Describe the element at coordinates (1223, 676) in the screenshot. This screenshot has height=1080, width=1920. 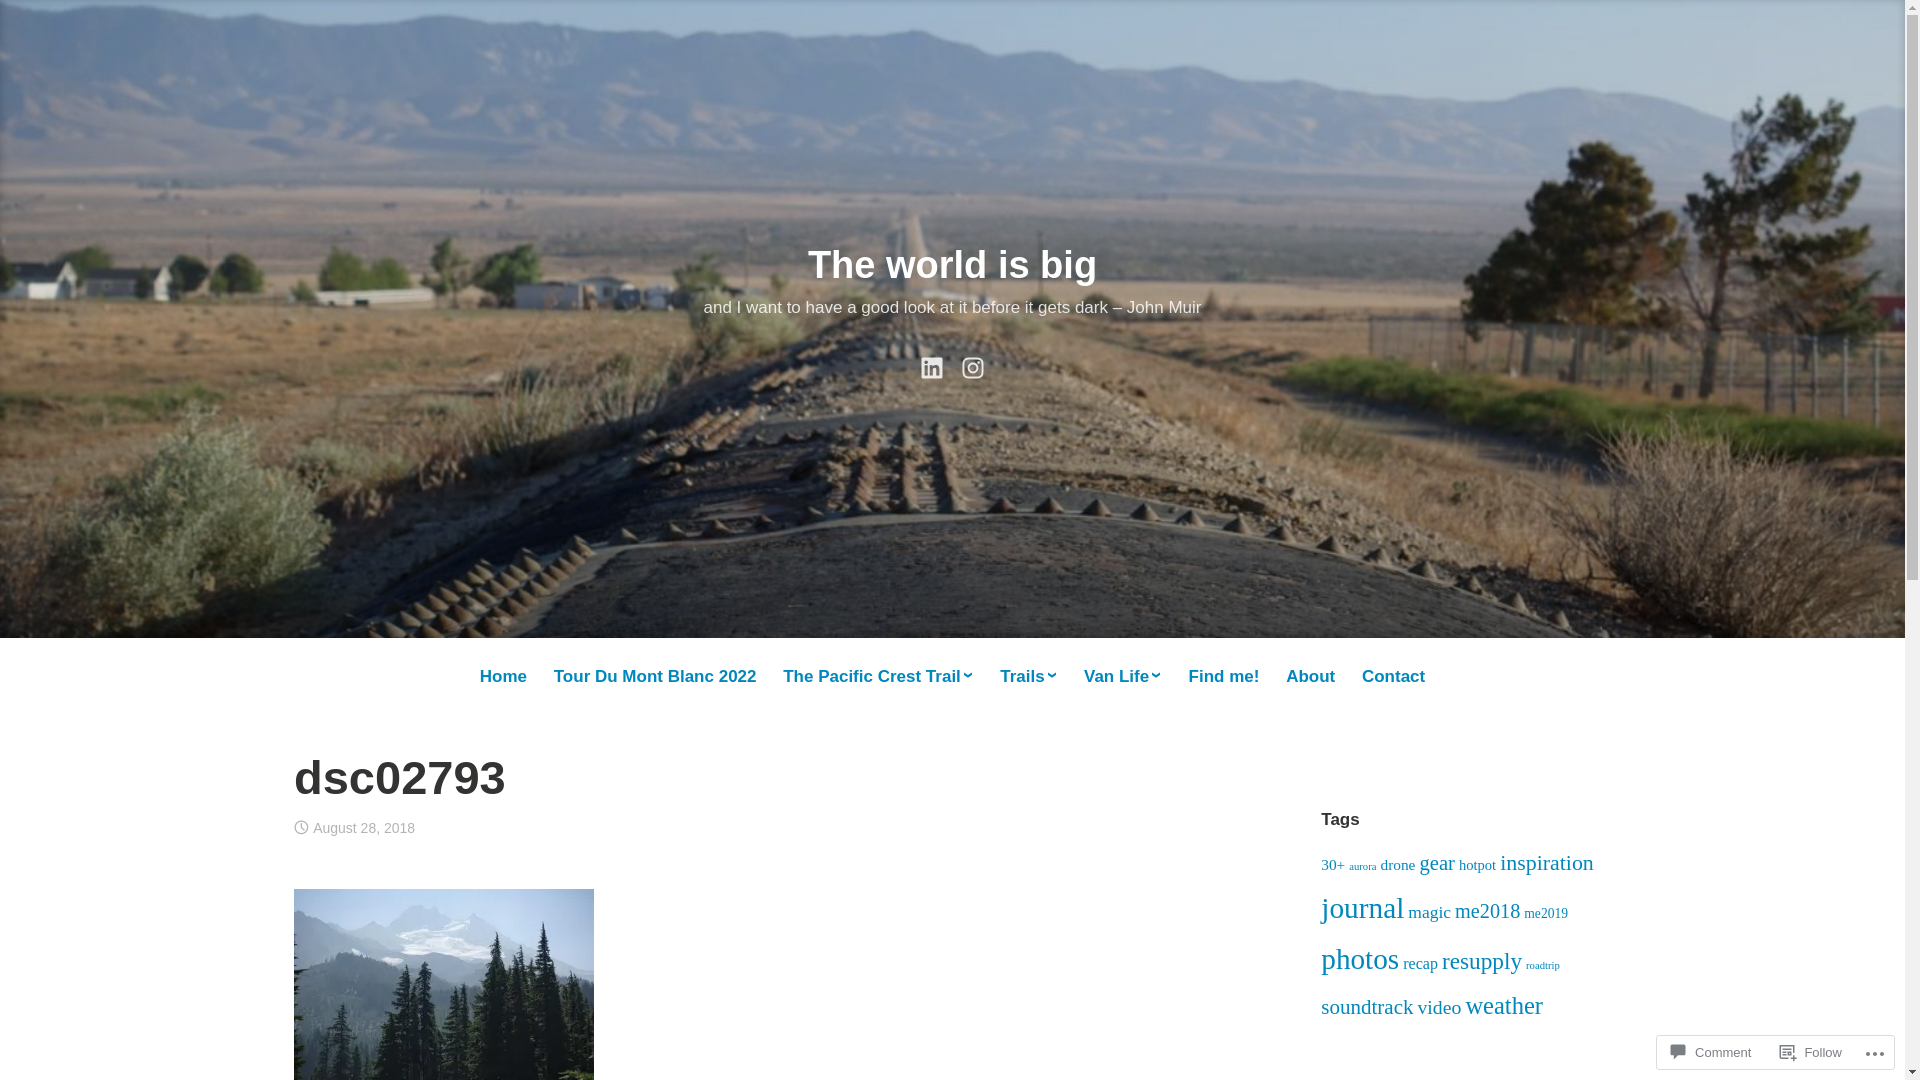
I see `'Find me!'` at that location.